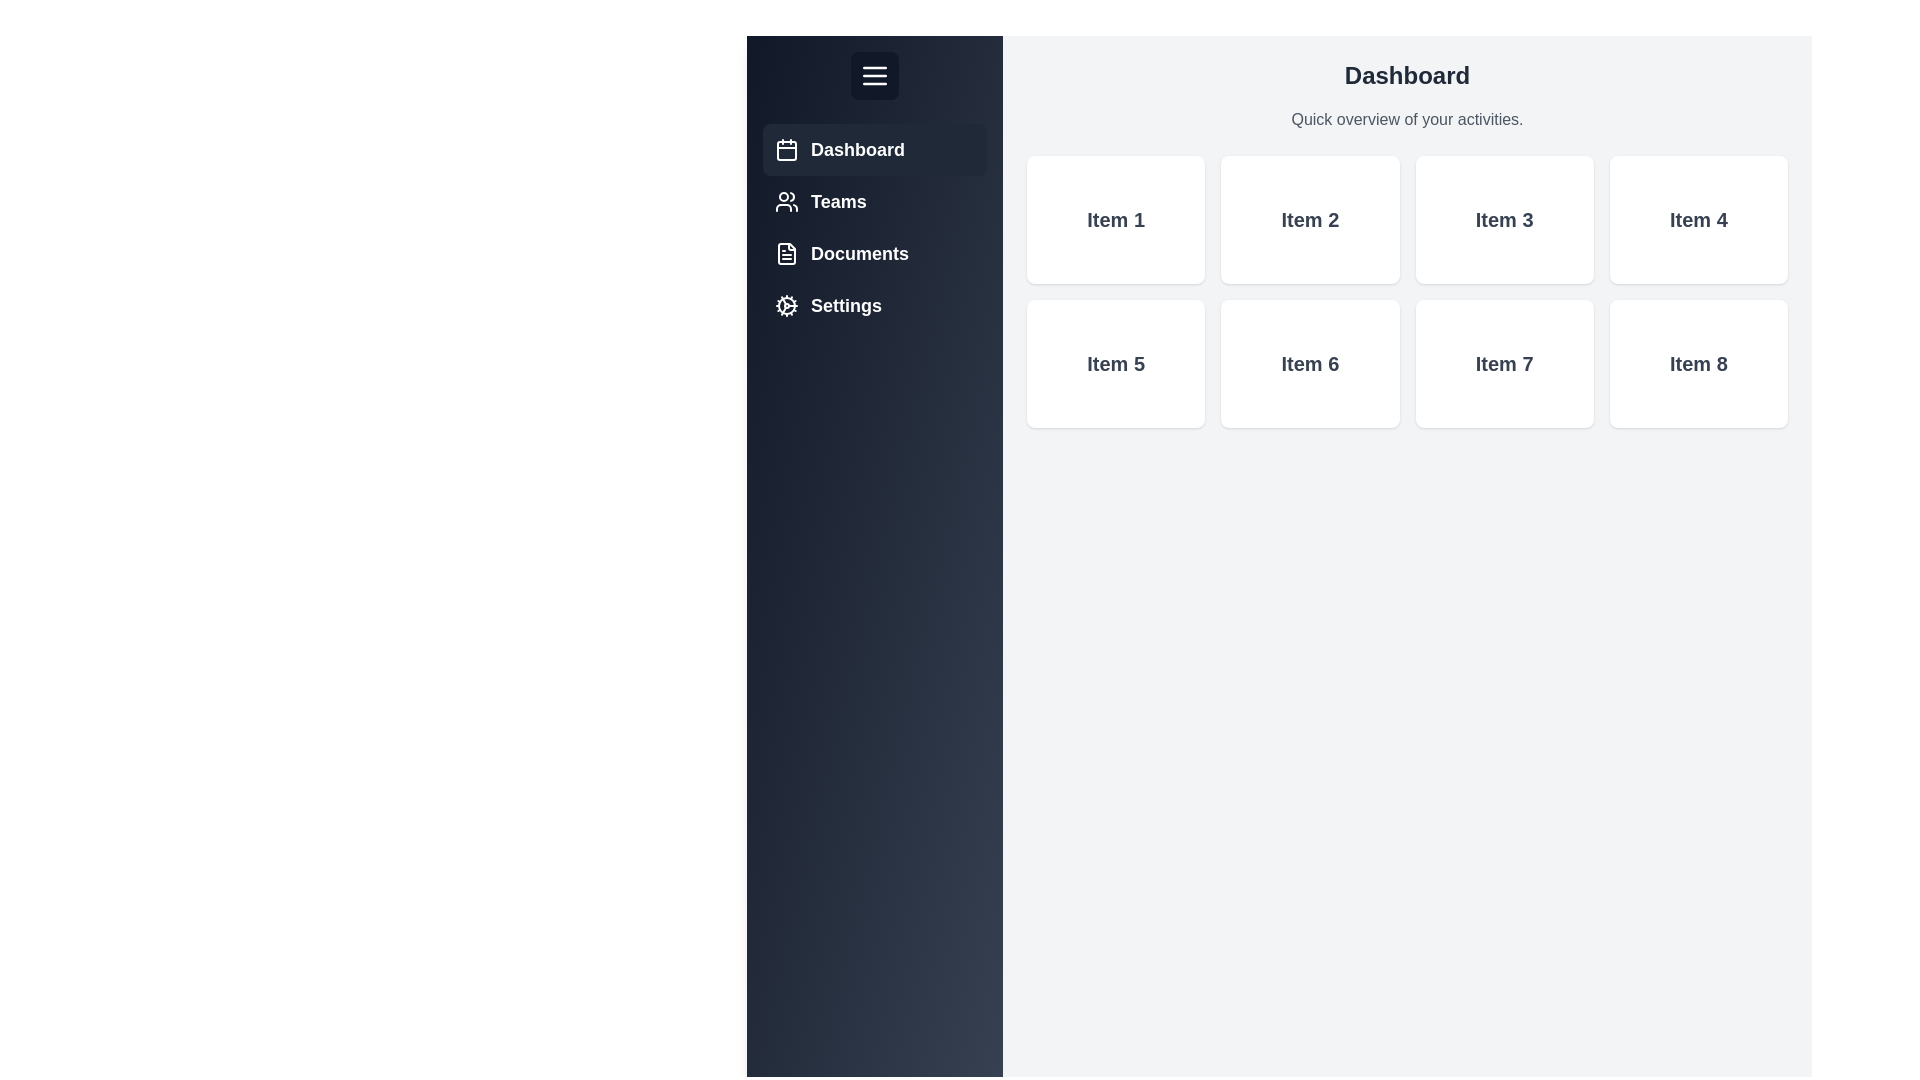  What do you see at coordinates (874, 305) in the screenshot?
I see `the Settings tab from the sidebar menu` at bounding box center [874, 305].